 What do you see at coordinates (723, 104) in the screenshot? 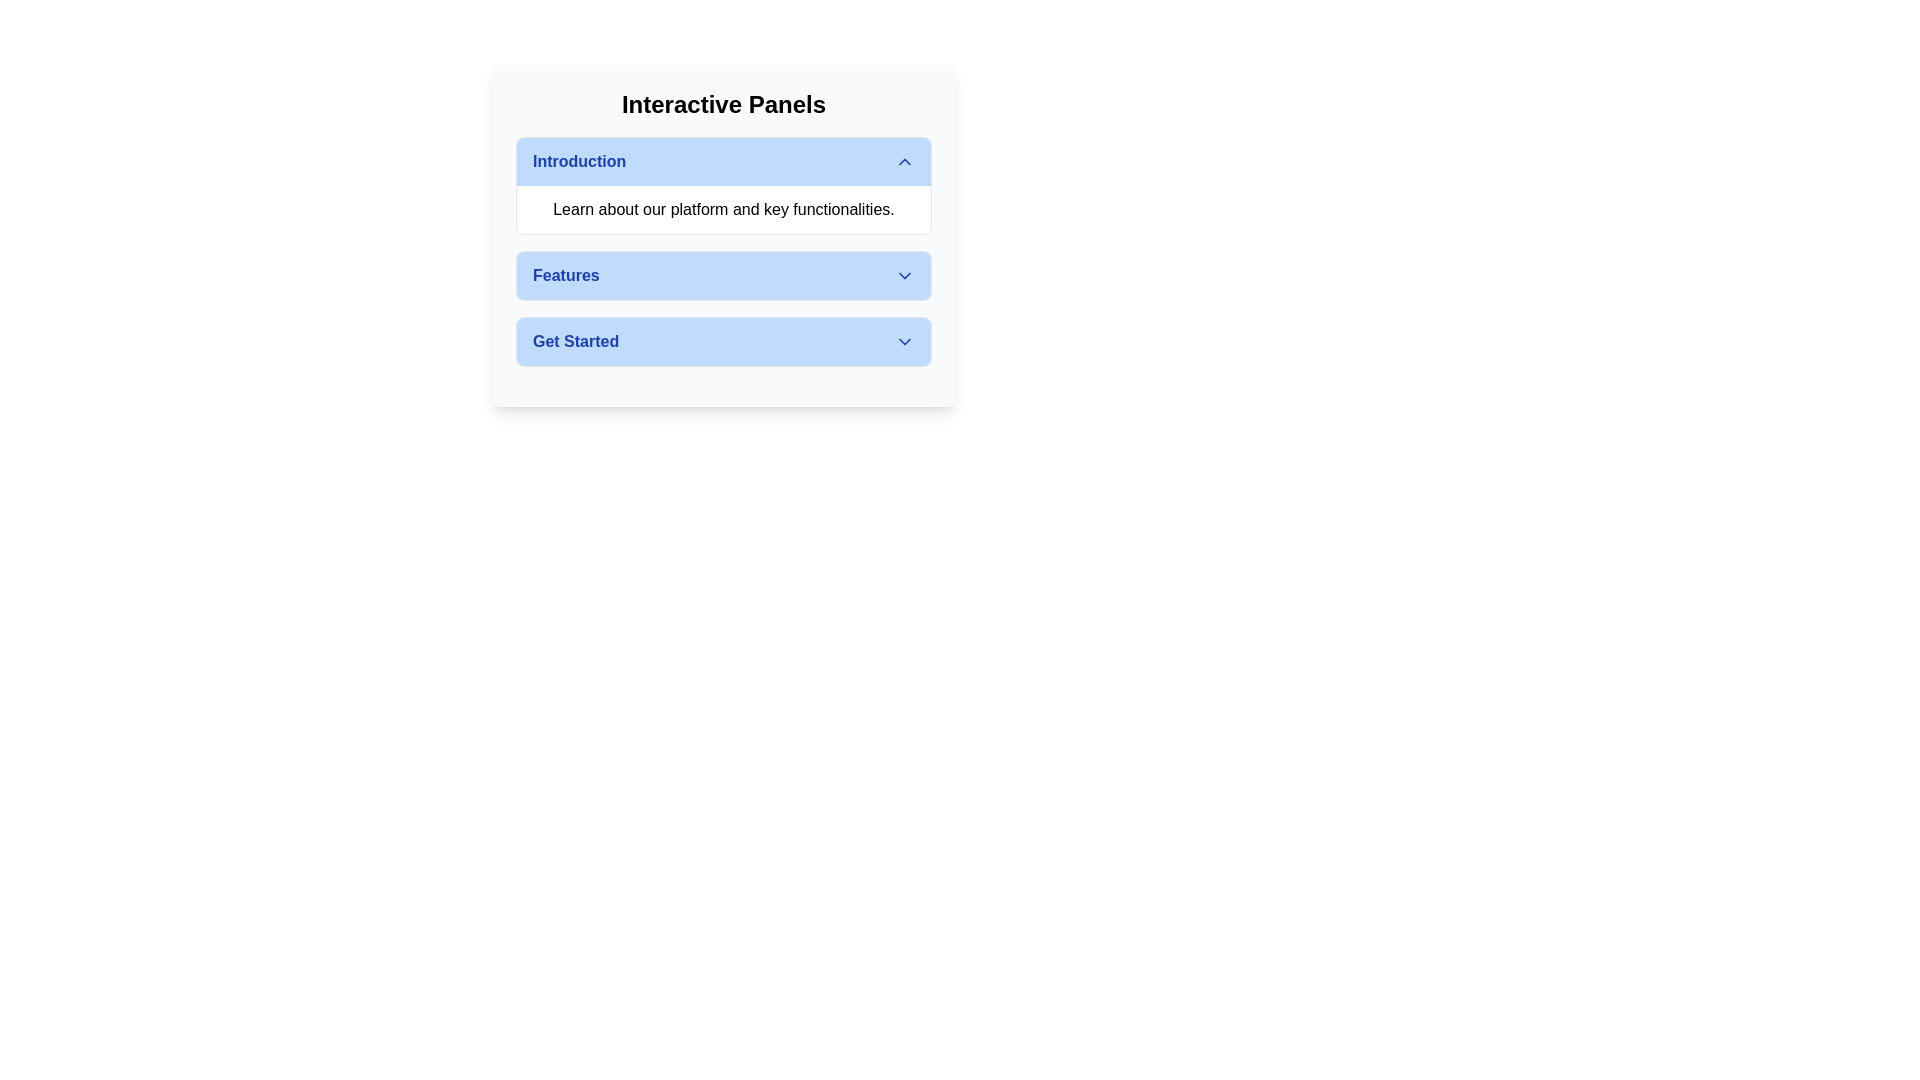
I see `the header text component that serves as the title for the section, located at the top of the card-like section and positioned above the collapsible sections labeled 'Introduction', 'Features', and 'Get Started'` at bounding box center [723, 104].